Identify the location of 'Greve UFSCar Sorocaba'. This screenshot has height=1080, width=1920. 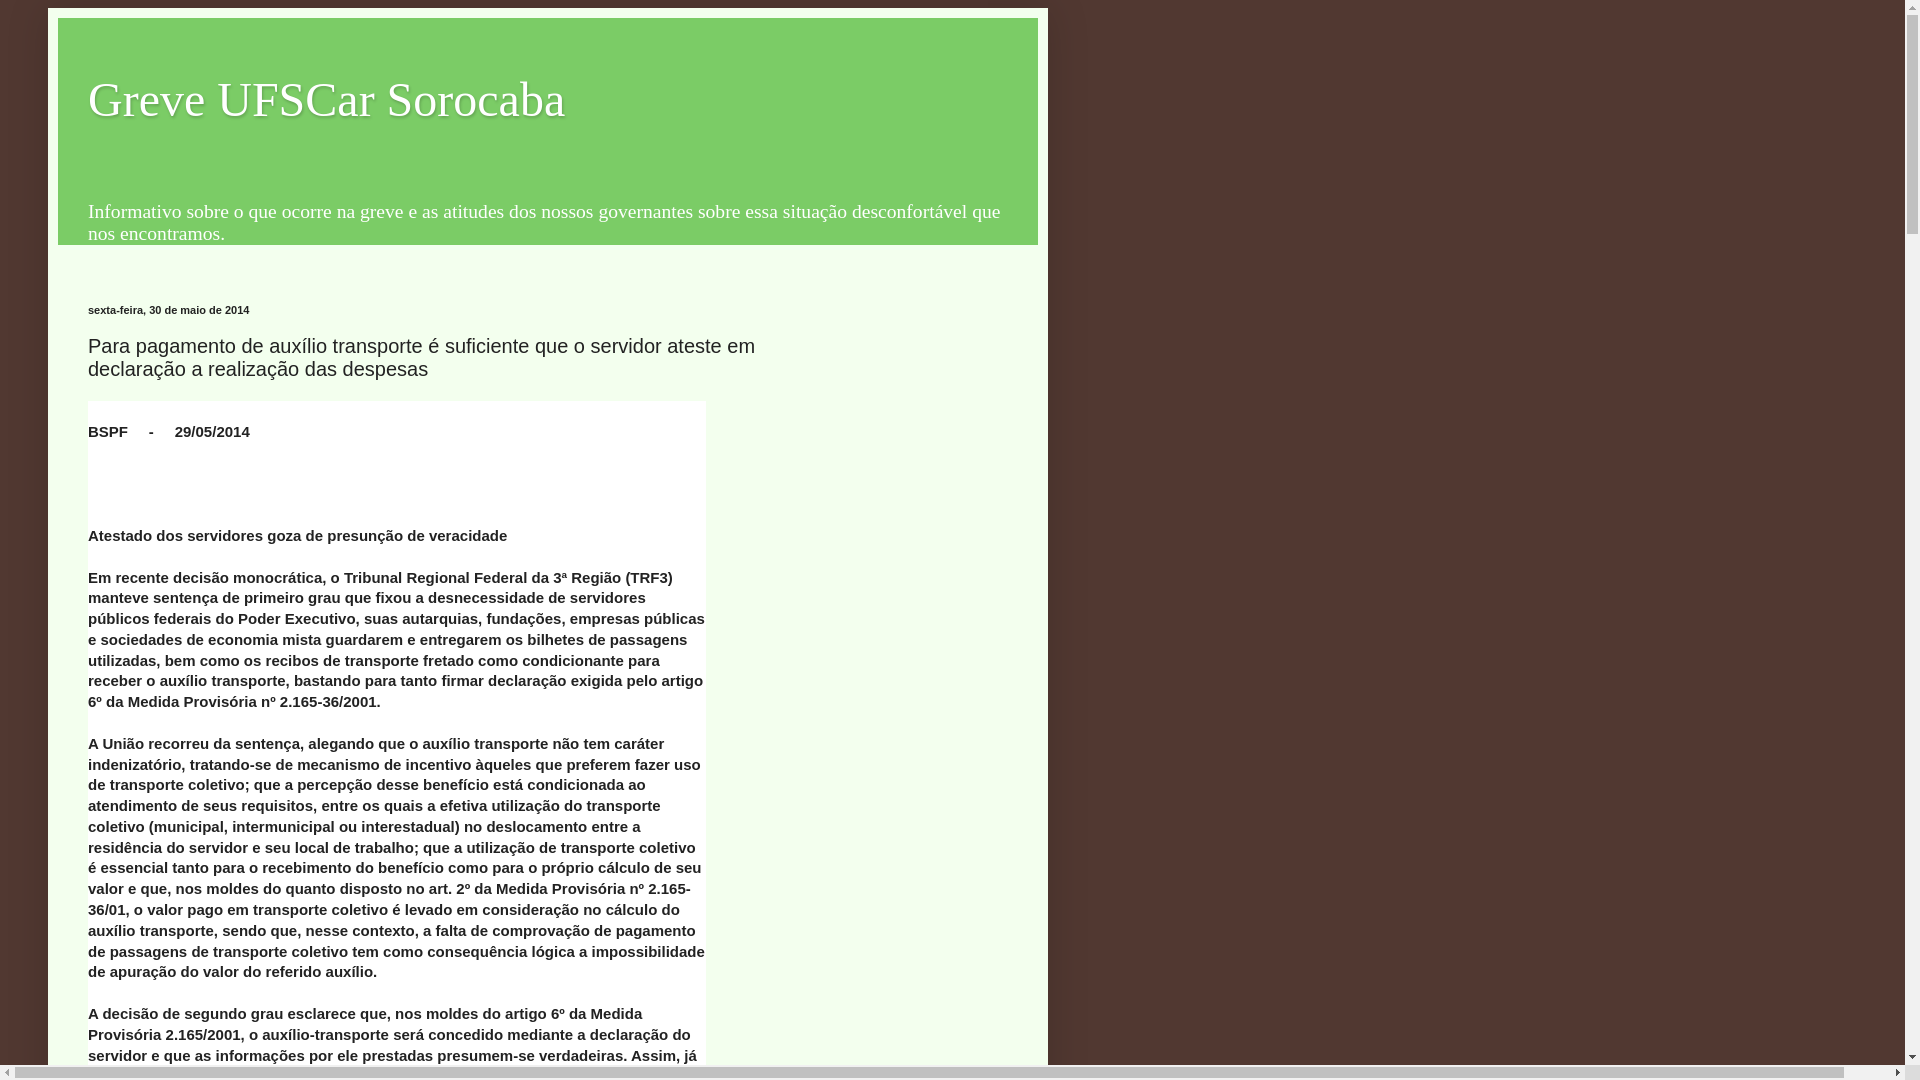
(326, 99).